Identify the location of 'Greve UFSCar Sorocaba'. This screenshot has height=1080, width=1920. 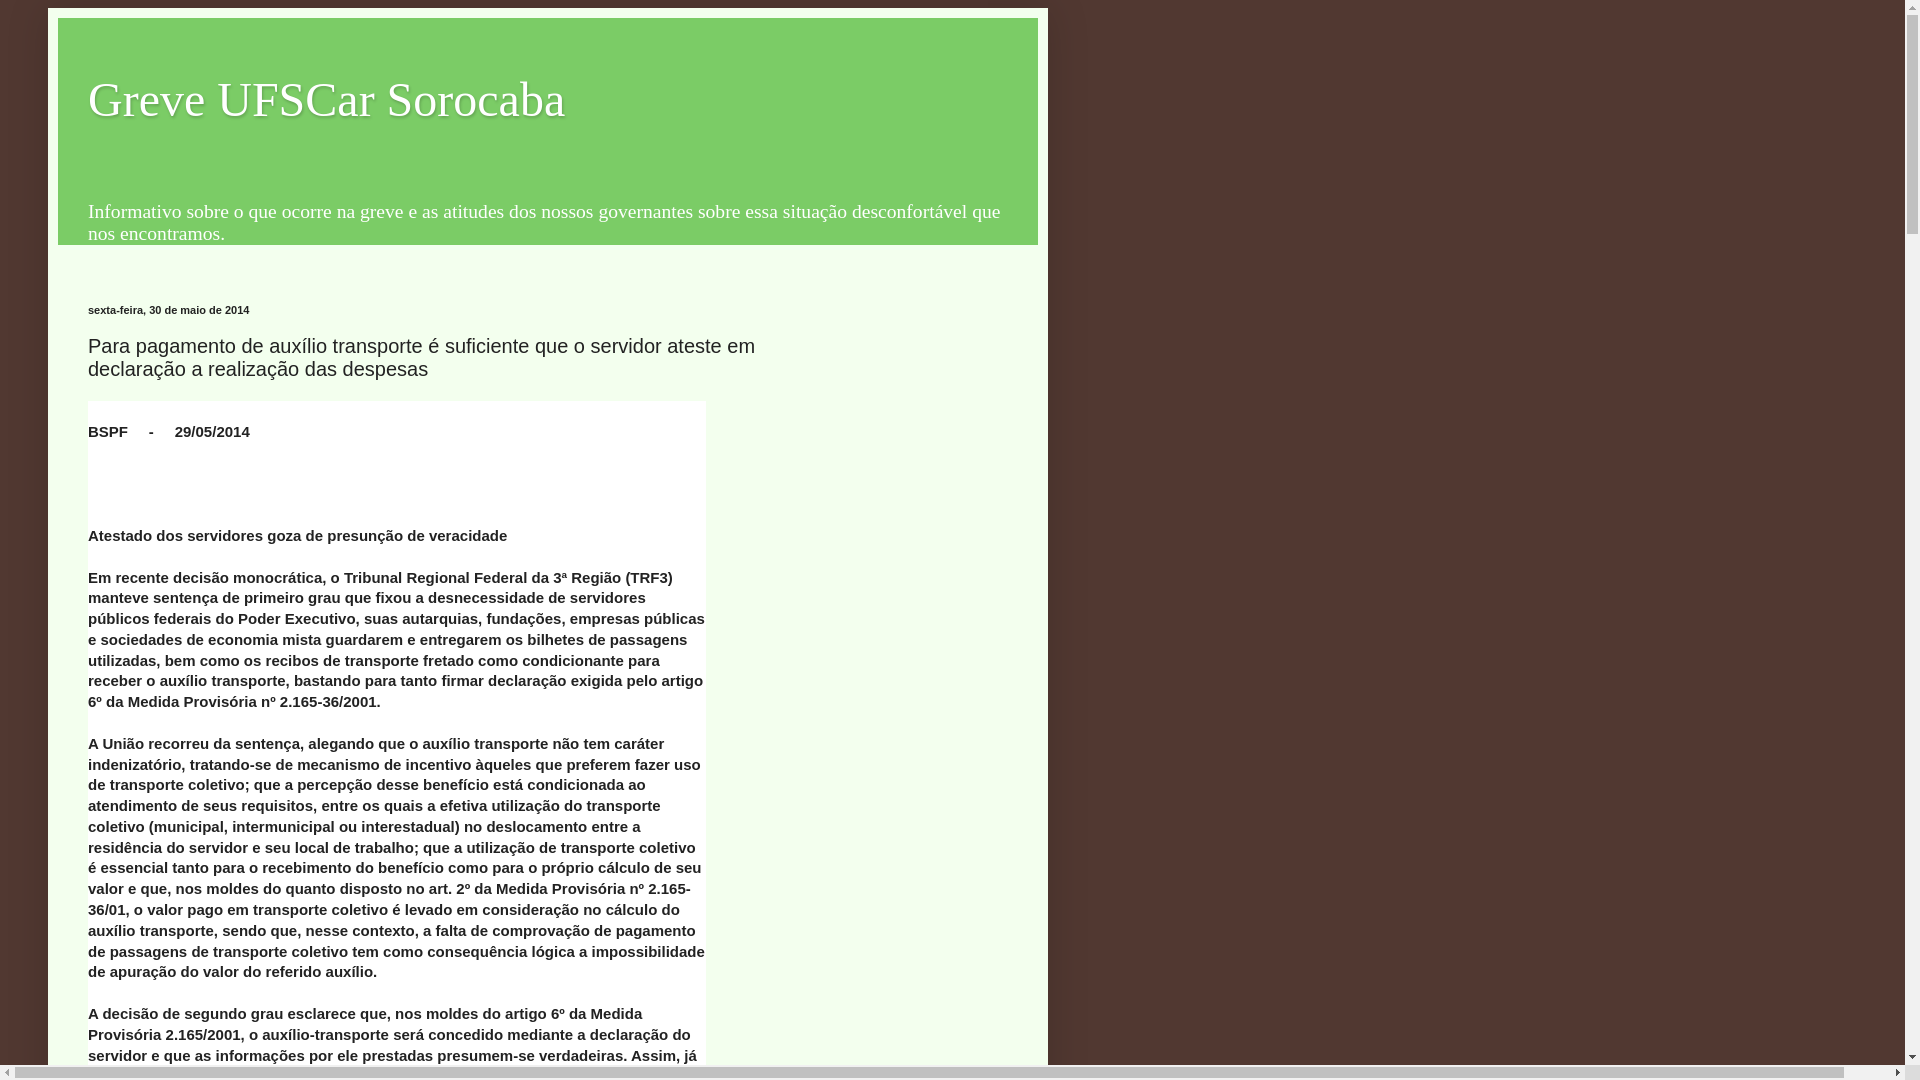
(326, 99).